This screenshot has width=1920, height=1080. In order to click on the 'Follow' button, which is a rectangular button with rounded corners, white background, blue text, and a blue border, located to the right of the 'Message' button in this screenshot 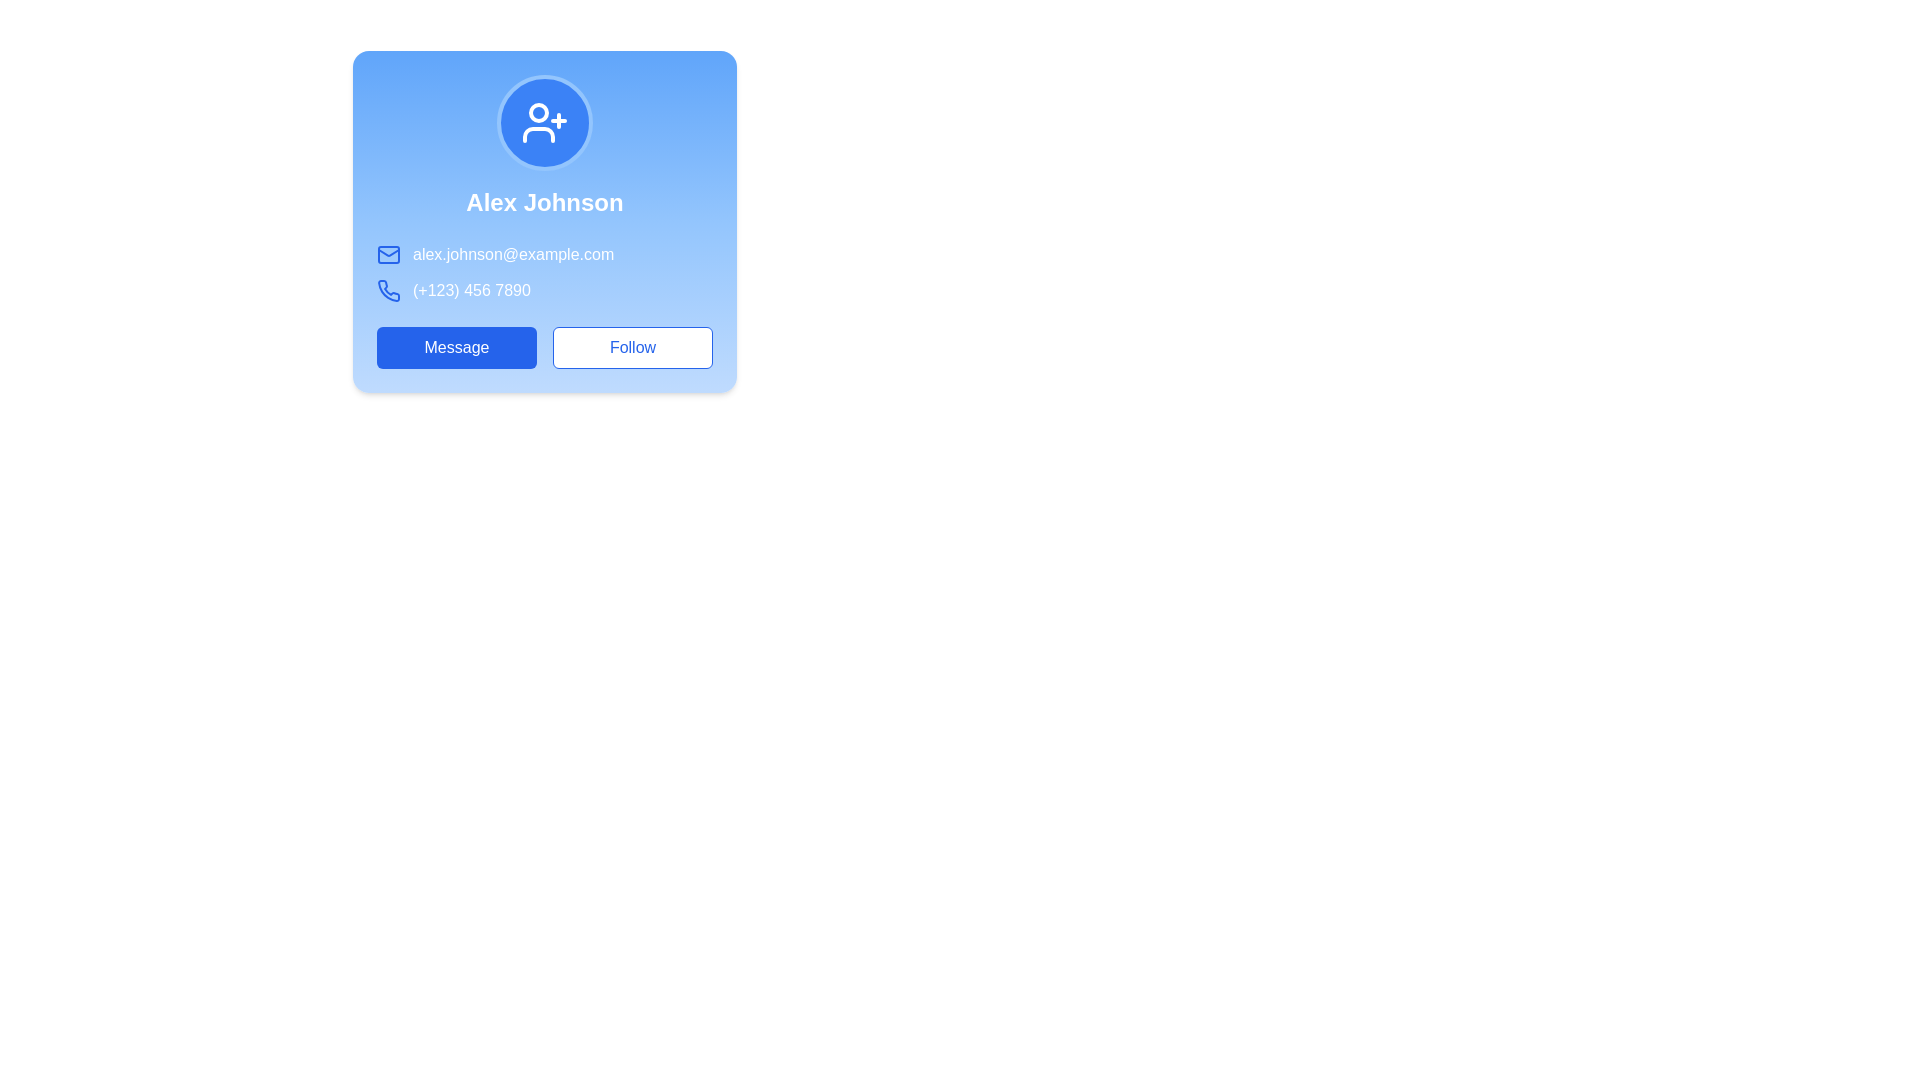, I will do `click(632, 346)`.